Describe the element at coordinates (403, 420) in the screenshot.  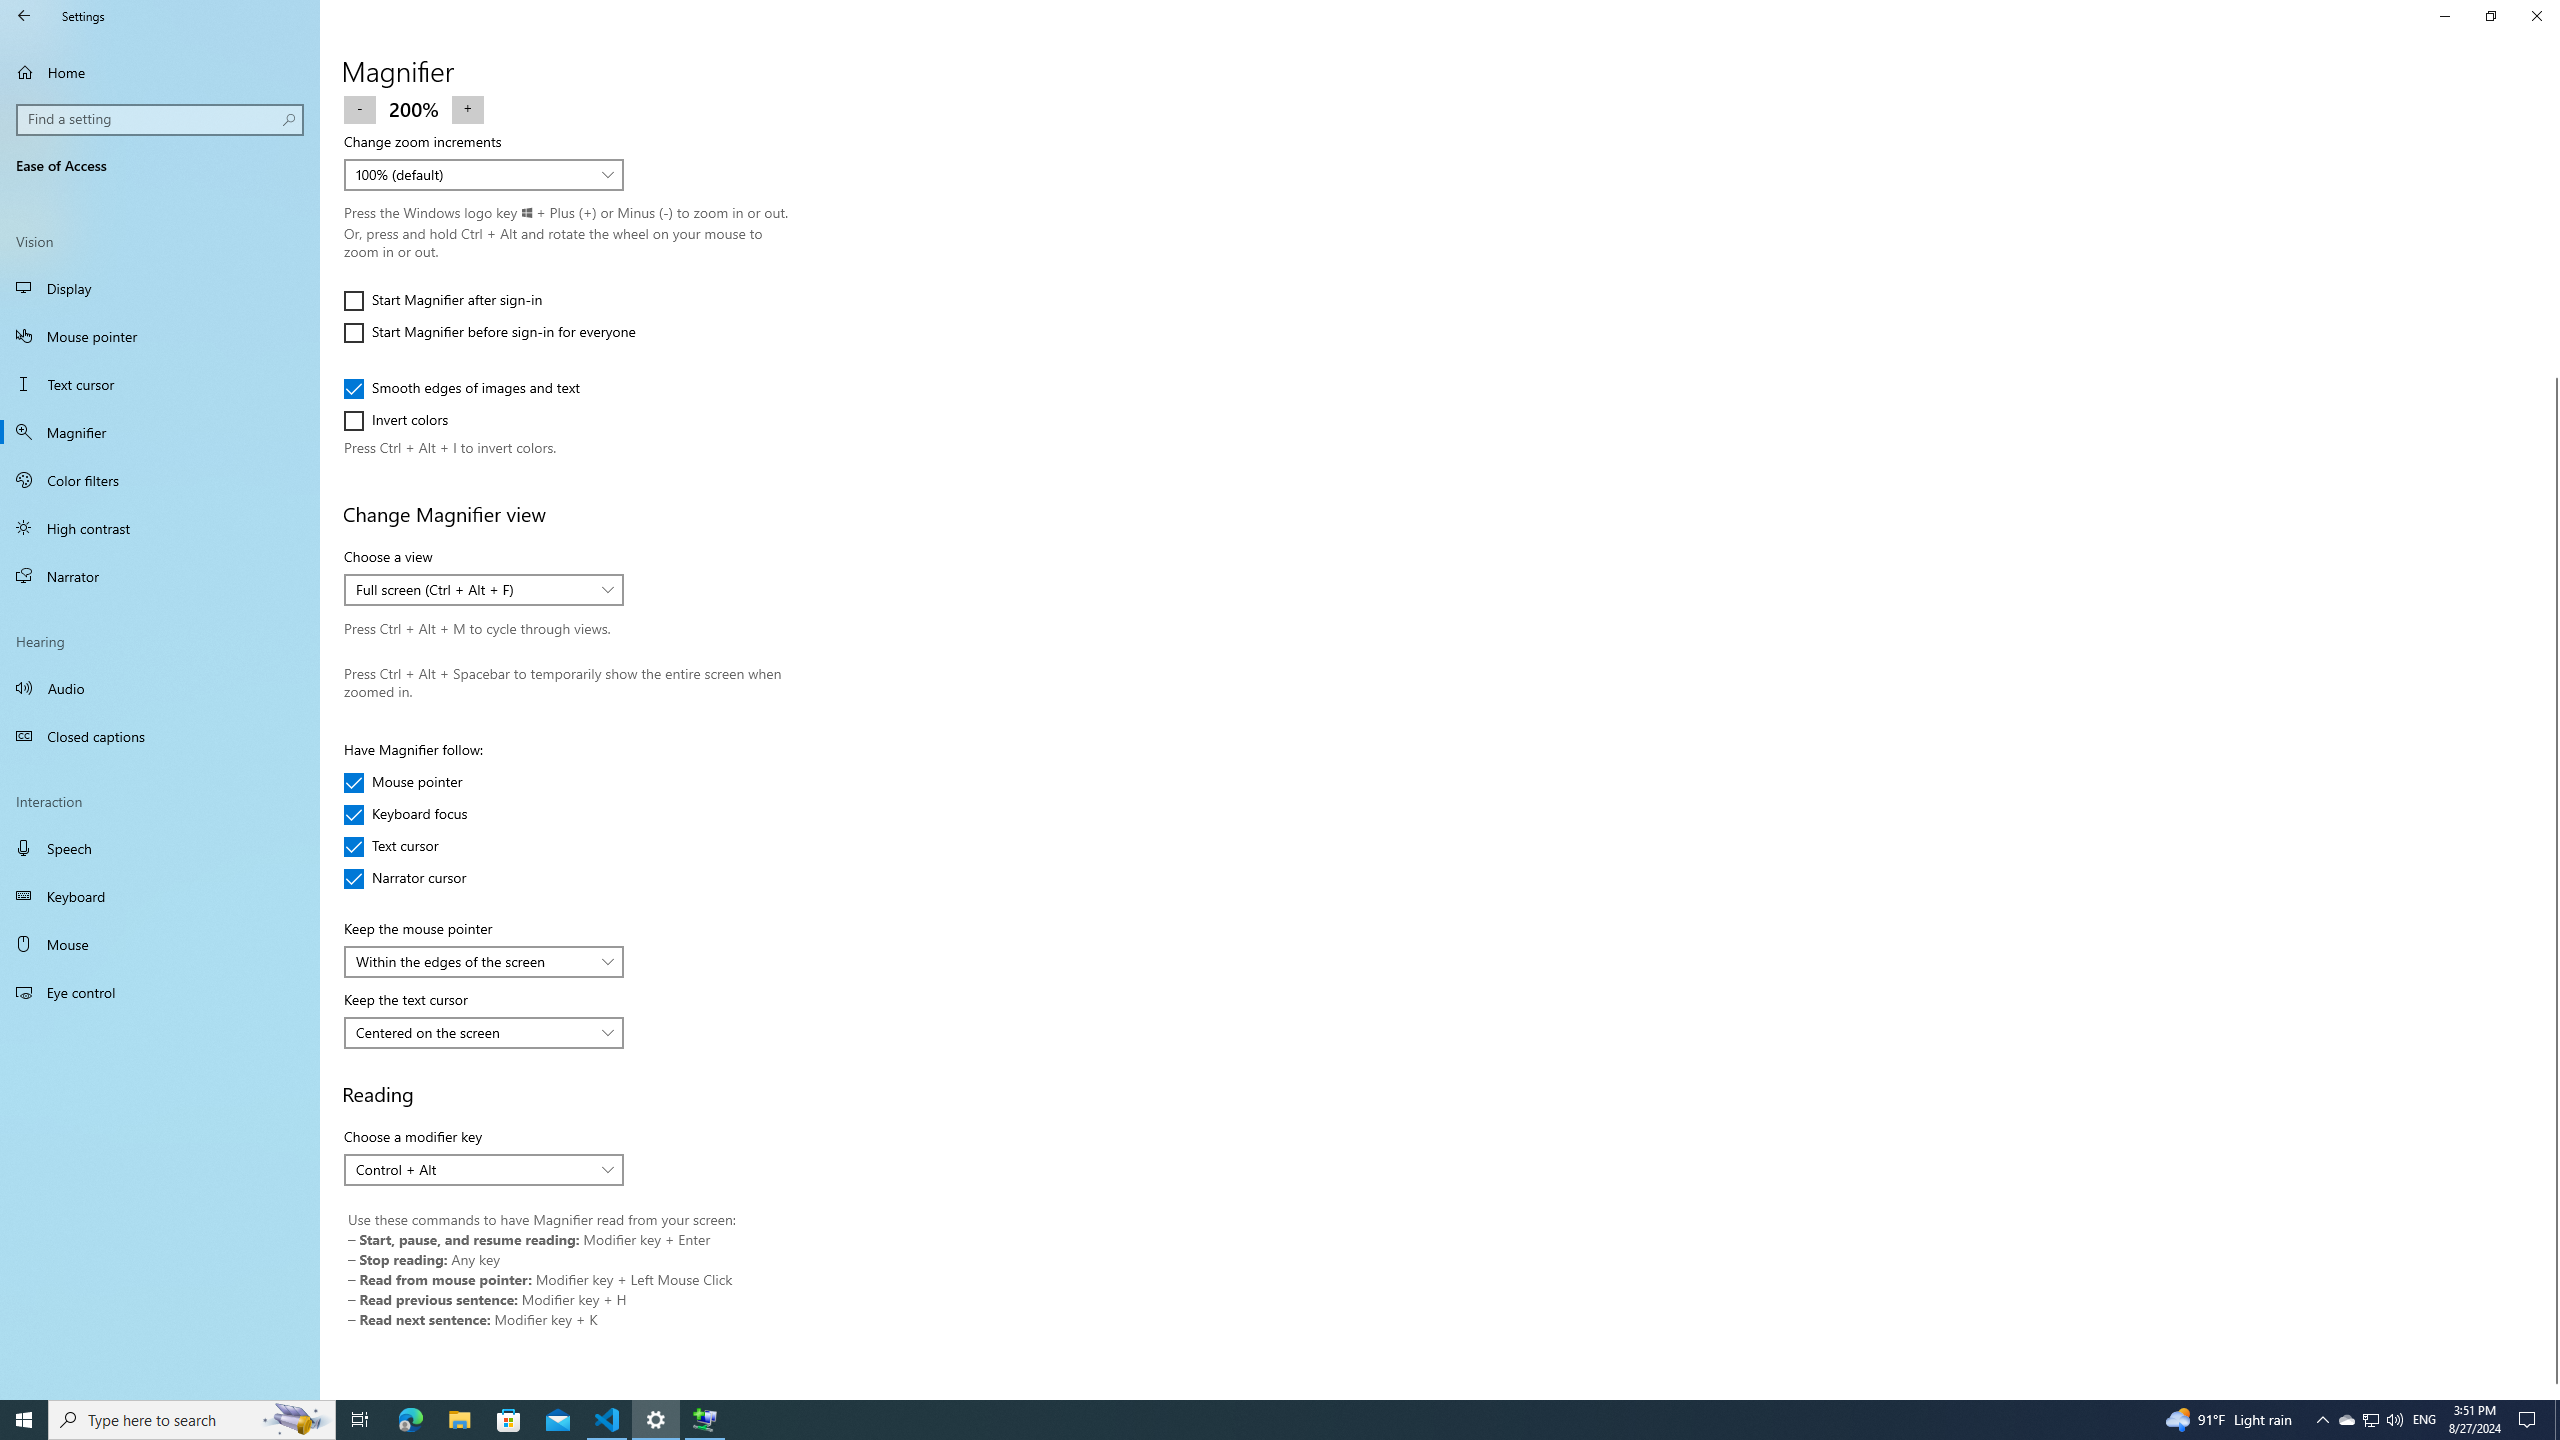
I see `'Invert colors'` at that location.